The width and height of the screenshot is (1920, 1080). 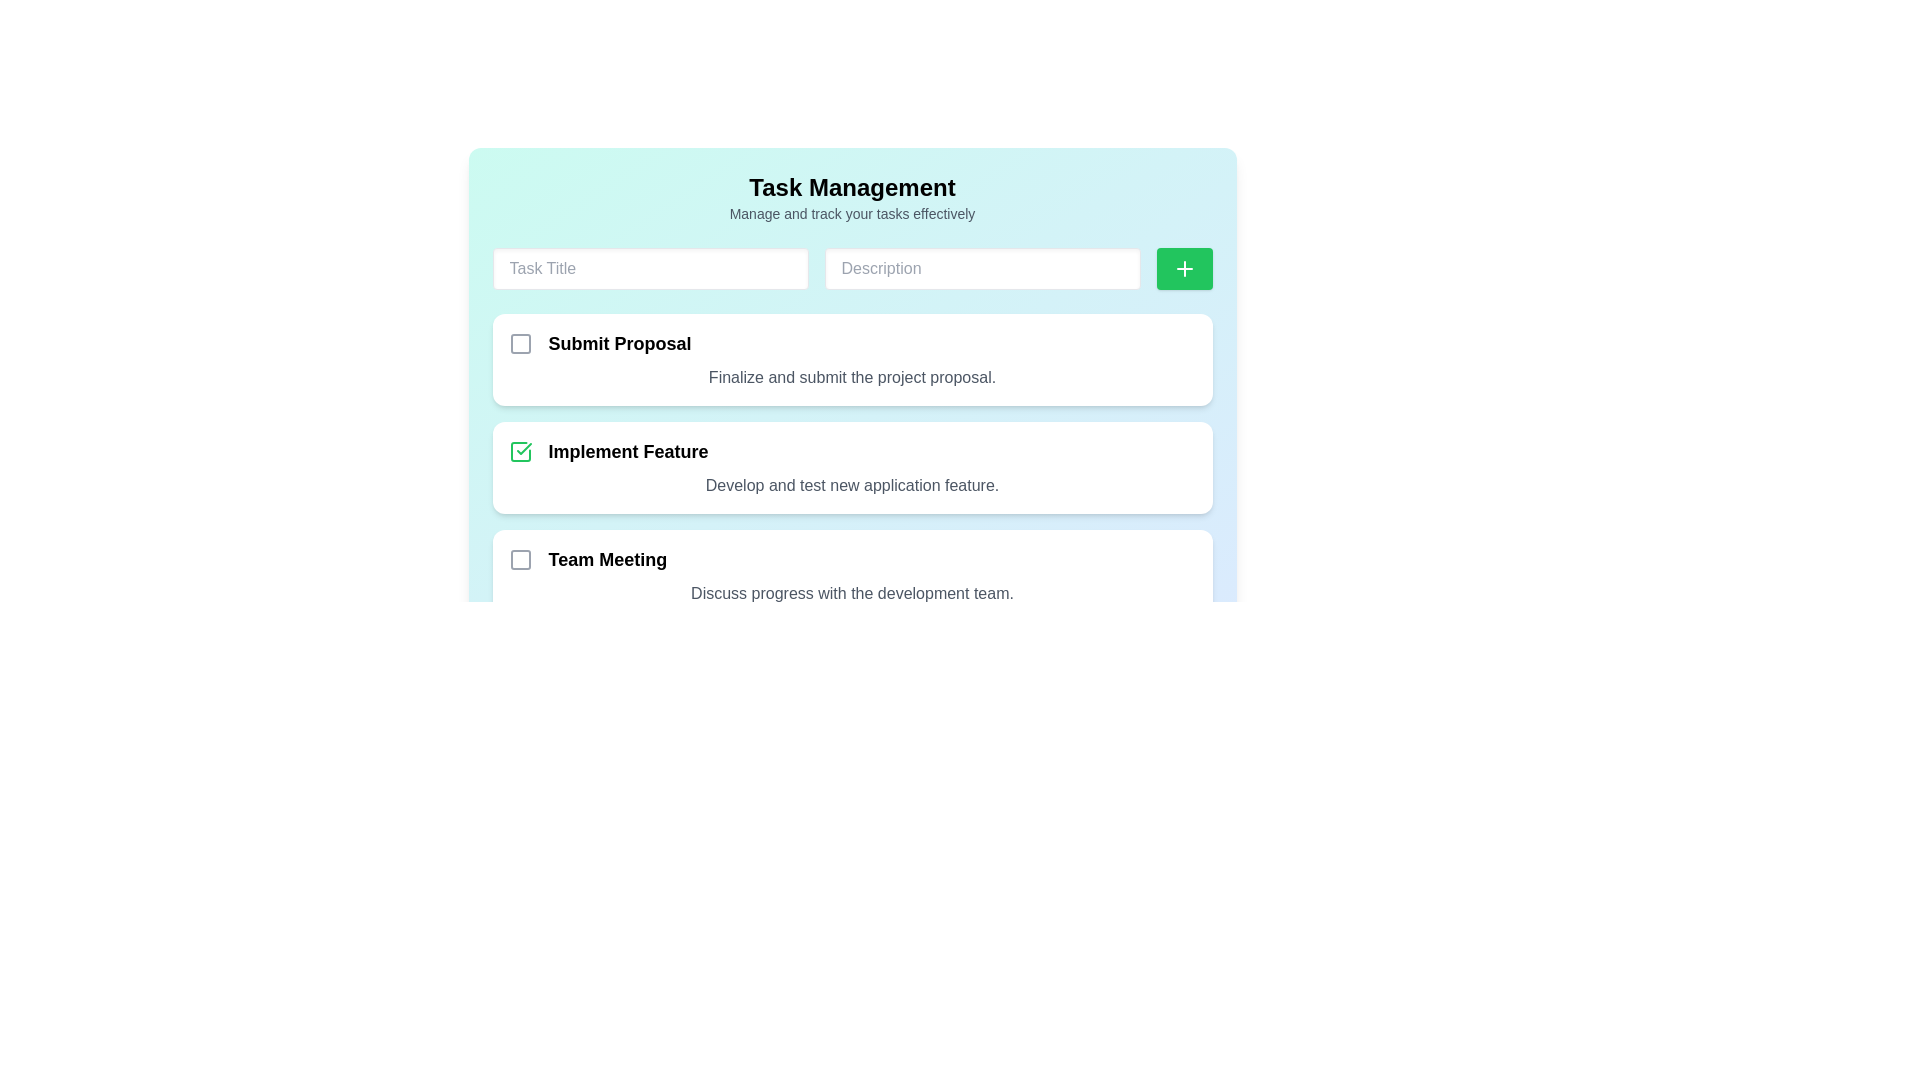 What do you see at coordinates (1184, 268) in the screenshot?
I see `the green 'add' button with a white plus icon, located at the rightmost end of the horizontal layout` at bounding box center [1184, 268].